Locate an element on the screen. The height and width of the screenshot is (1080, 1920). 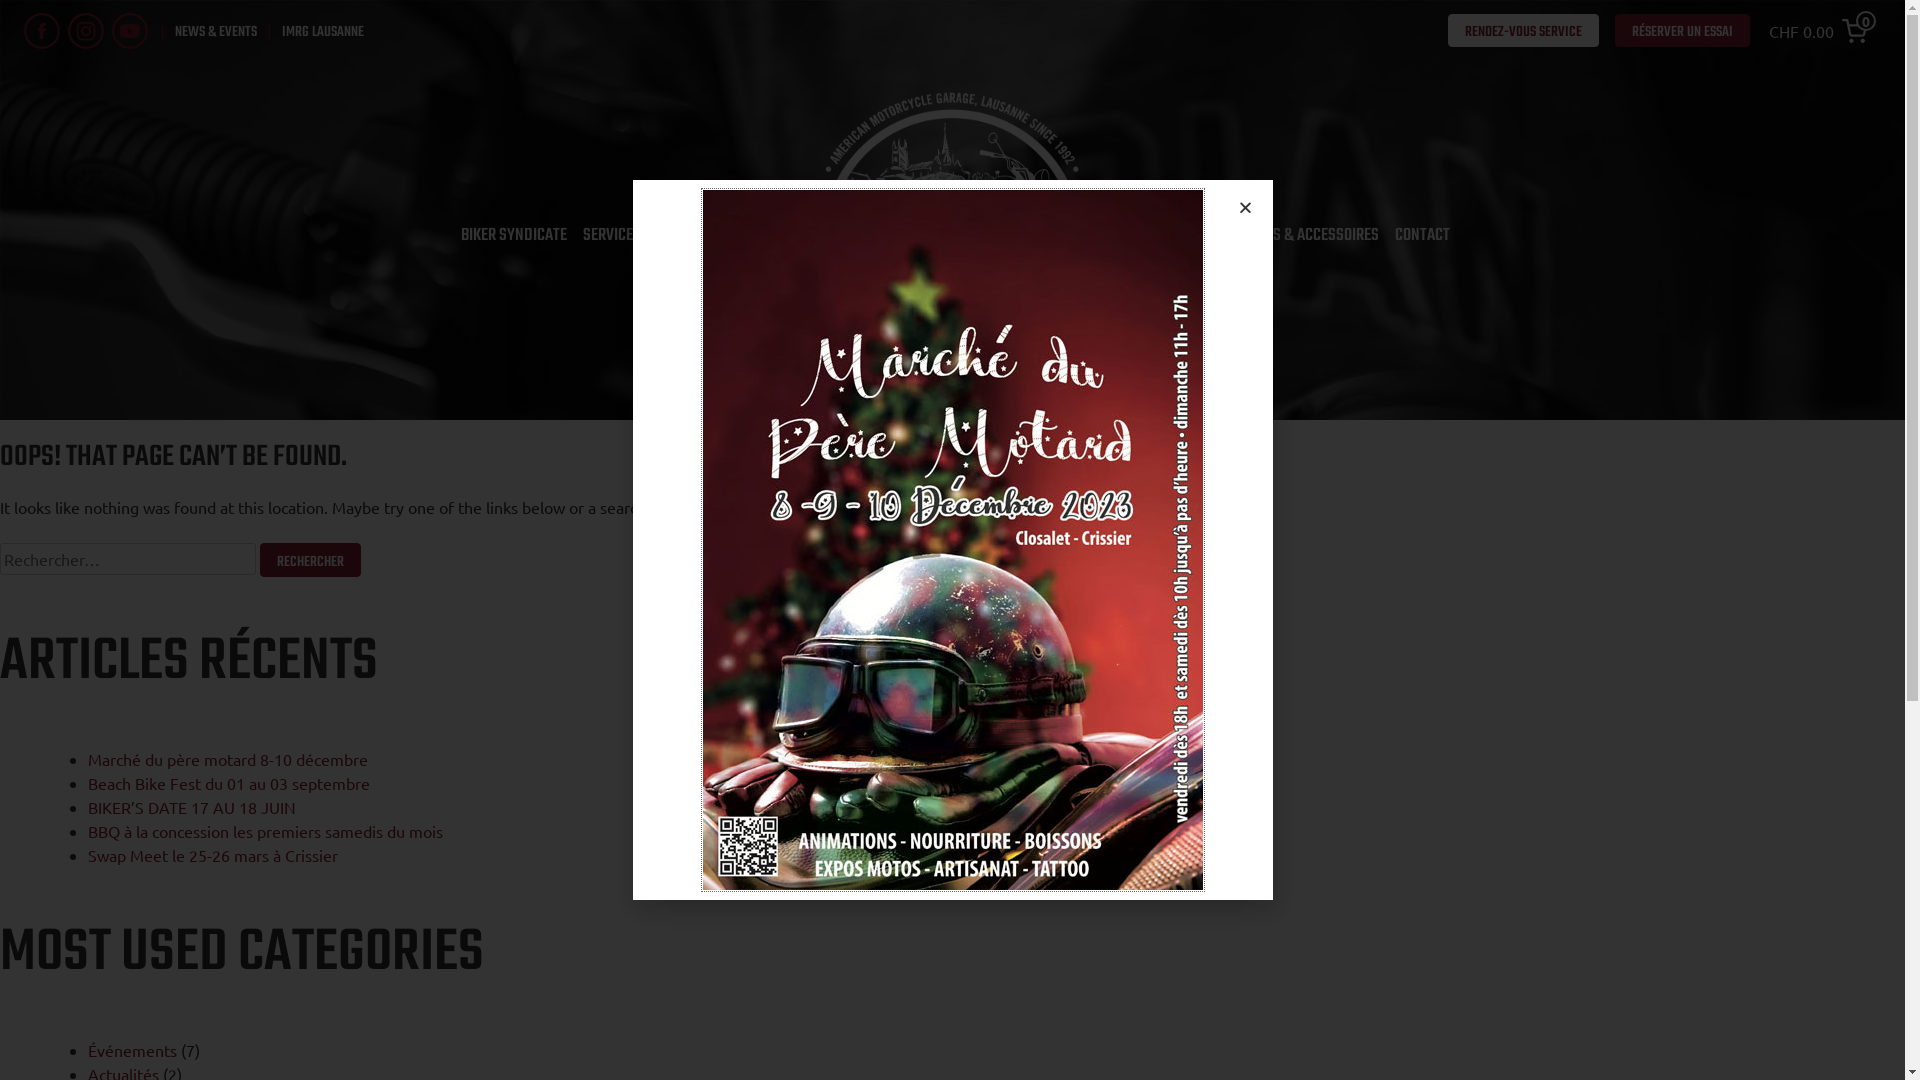
'instagram' is located at coordinates (85, 30).